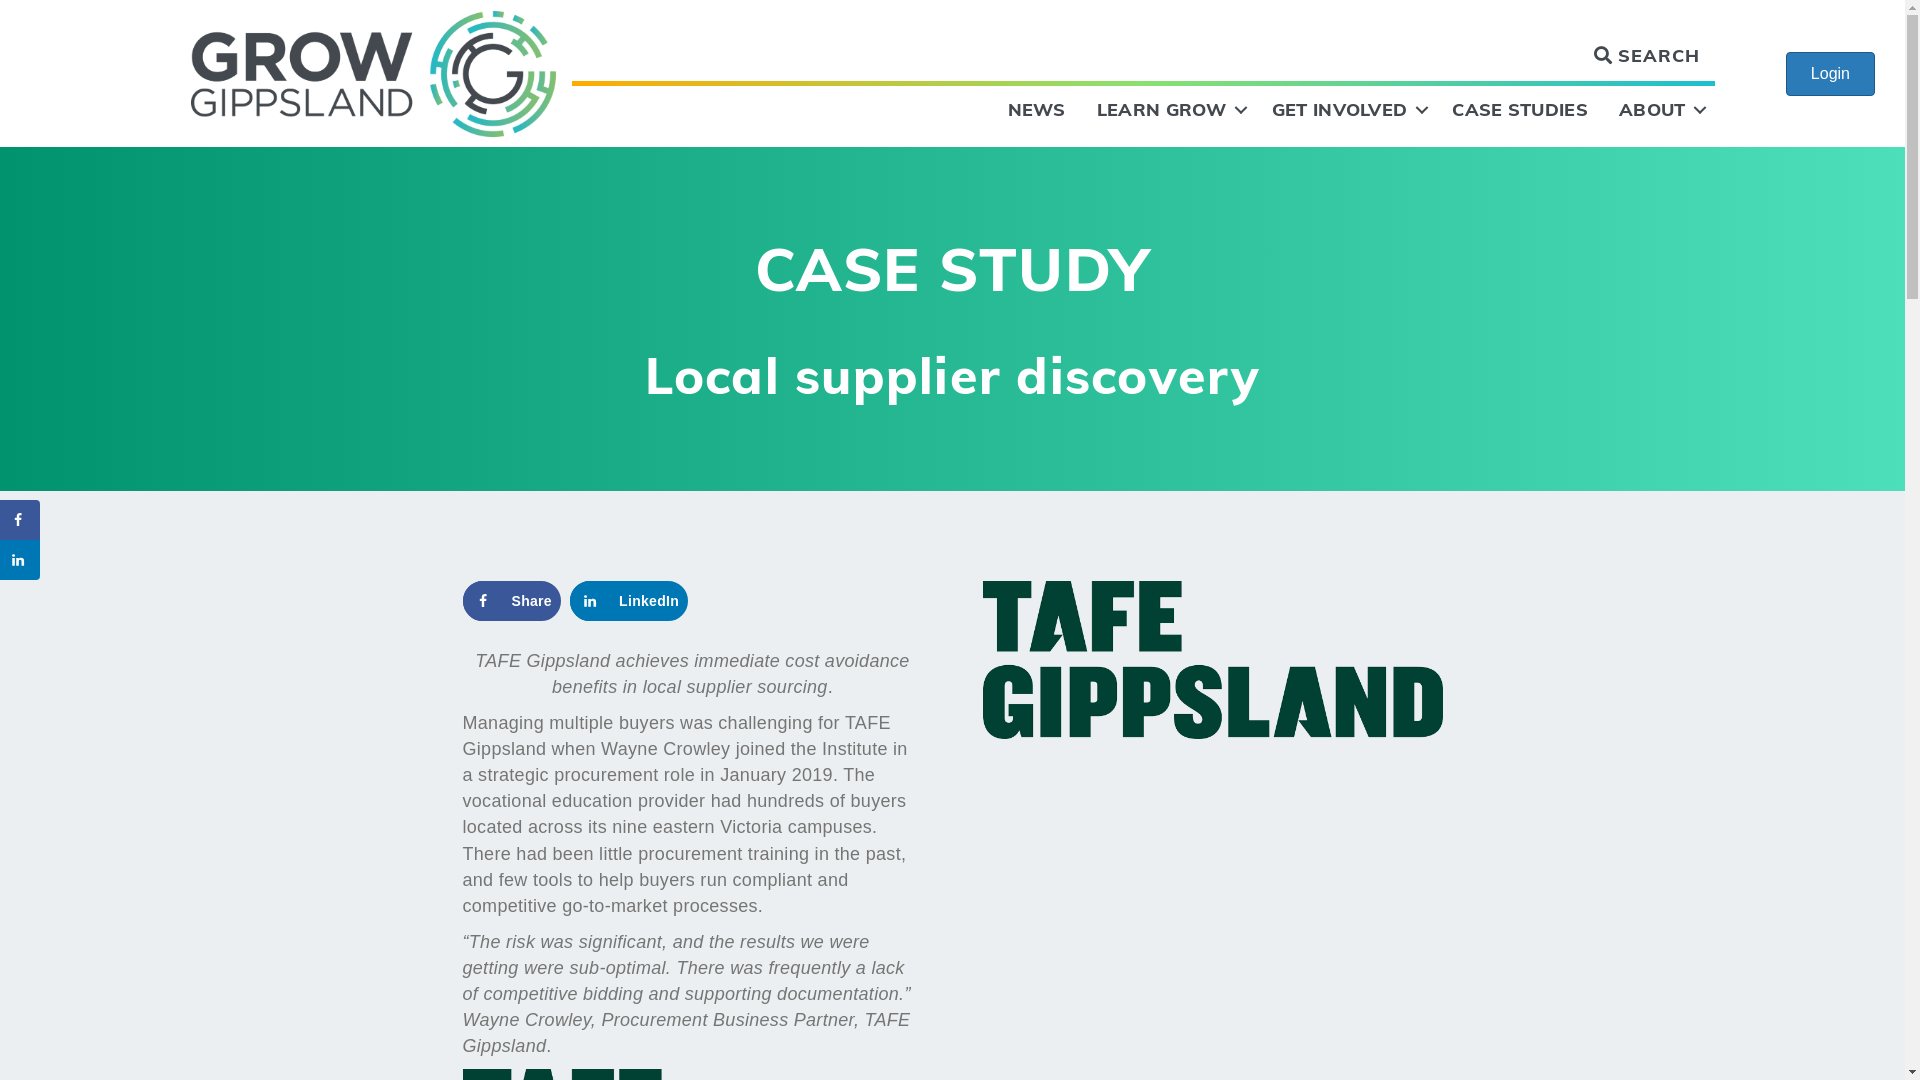 This screenshot has height=1080, width=1920. I want to click on 'GET INVOLVED', so click(1347, 110).